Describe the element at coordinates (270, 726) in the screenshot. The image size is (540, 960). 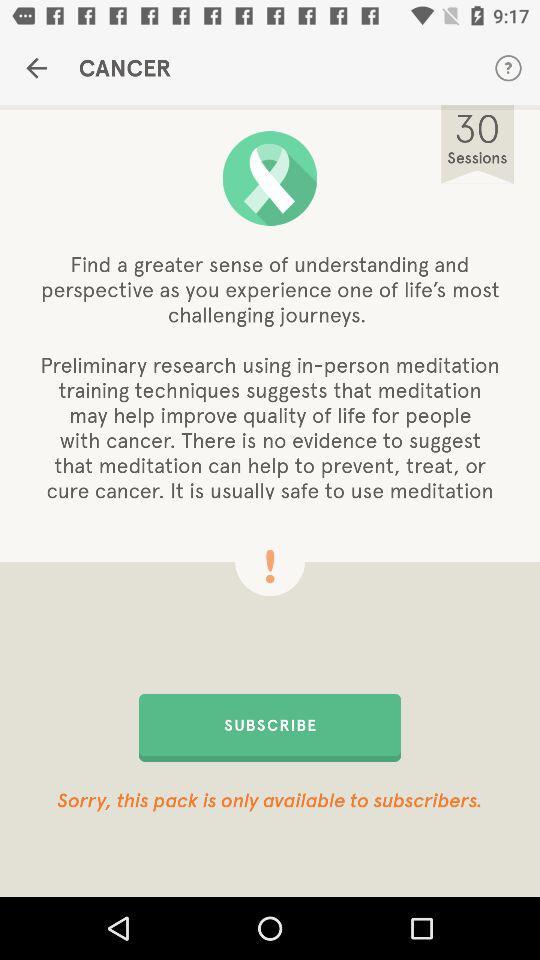
I see `the item above sorry this pack` at that location.